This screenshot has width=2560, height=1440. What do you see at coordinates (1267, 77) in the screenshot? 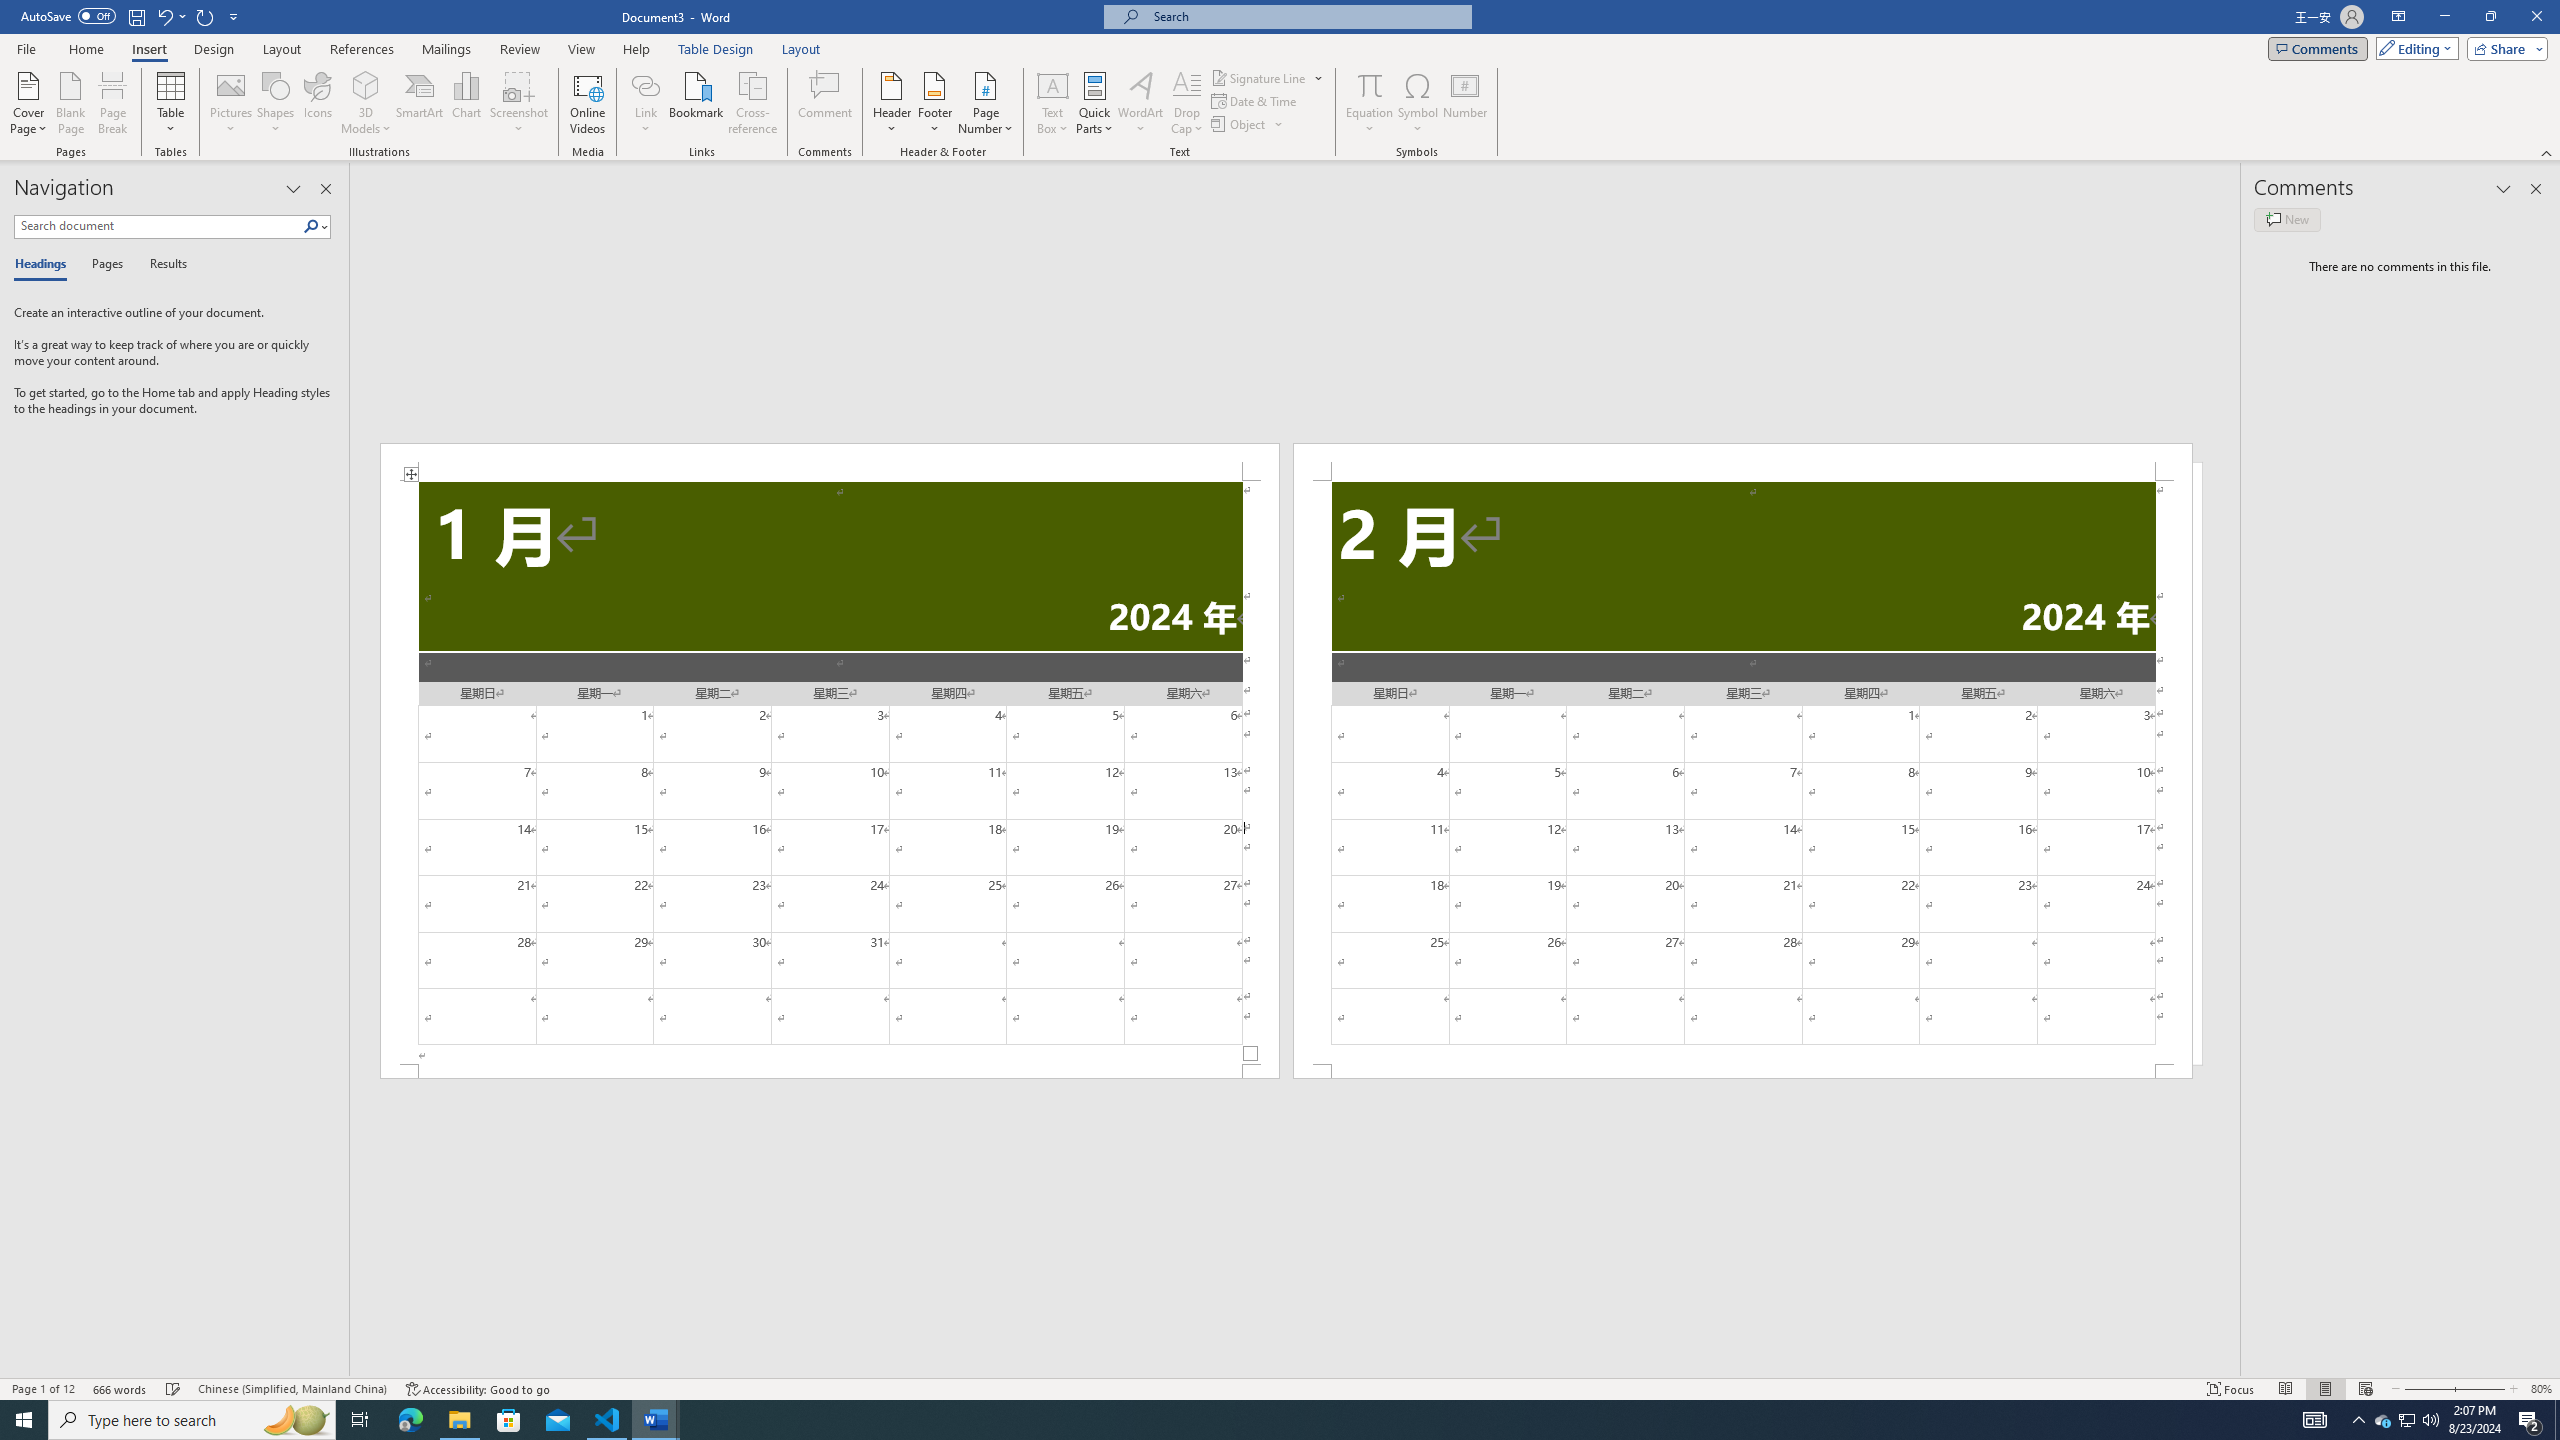
I see `'Signature Line'` at bounding box center [1267, 77].